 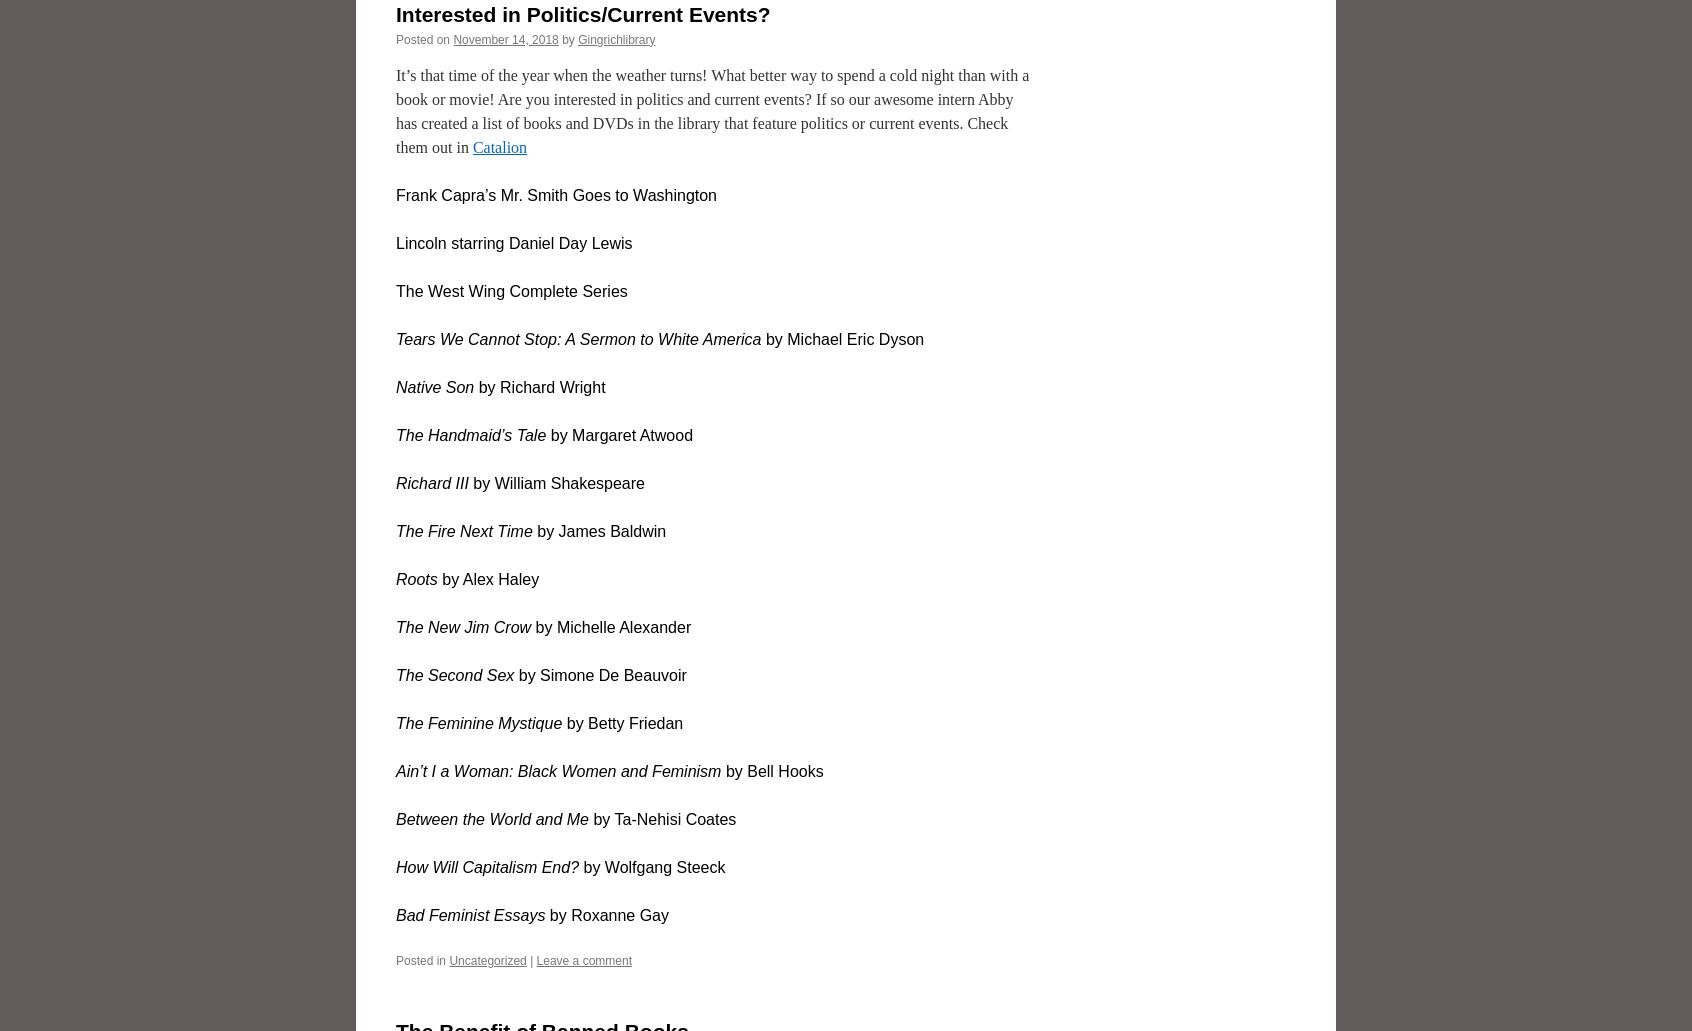 What do you see at coordinates (582, 958) in the screenshot?
I see `'Leave a comment'` at bounding box center [582, 958].